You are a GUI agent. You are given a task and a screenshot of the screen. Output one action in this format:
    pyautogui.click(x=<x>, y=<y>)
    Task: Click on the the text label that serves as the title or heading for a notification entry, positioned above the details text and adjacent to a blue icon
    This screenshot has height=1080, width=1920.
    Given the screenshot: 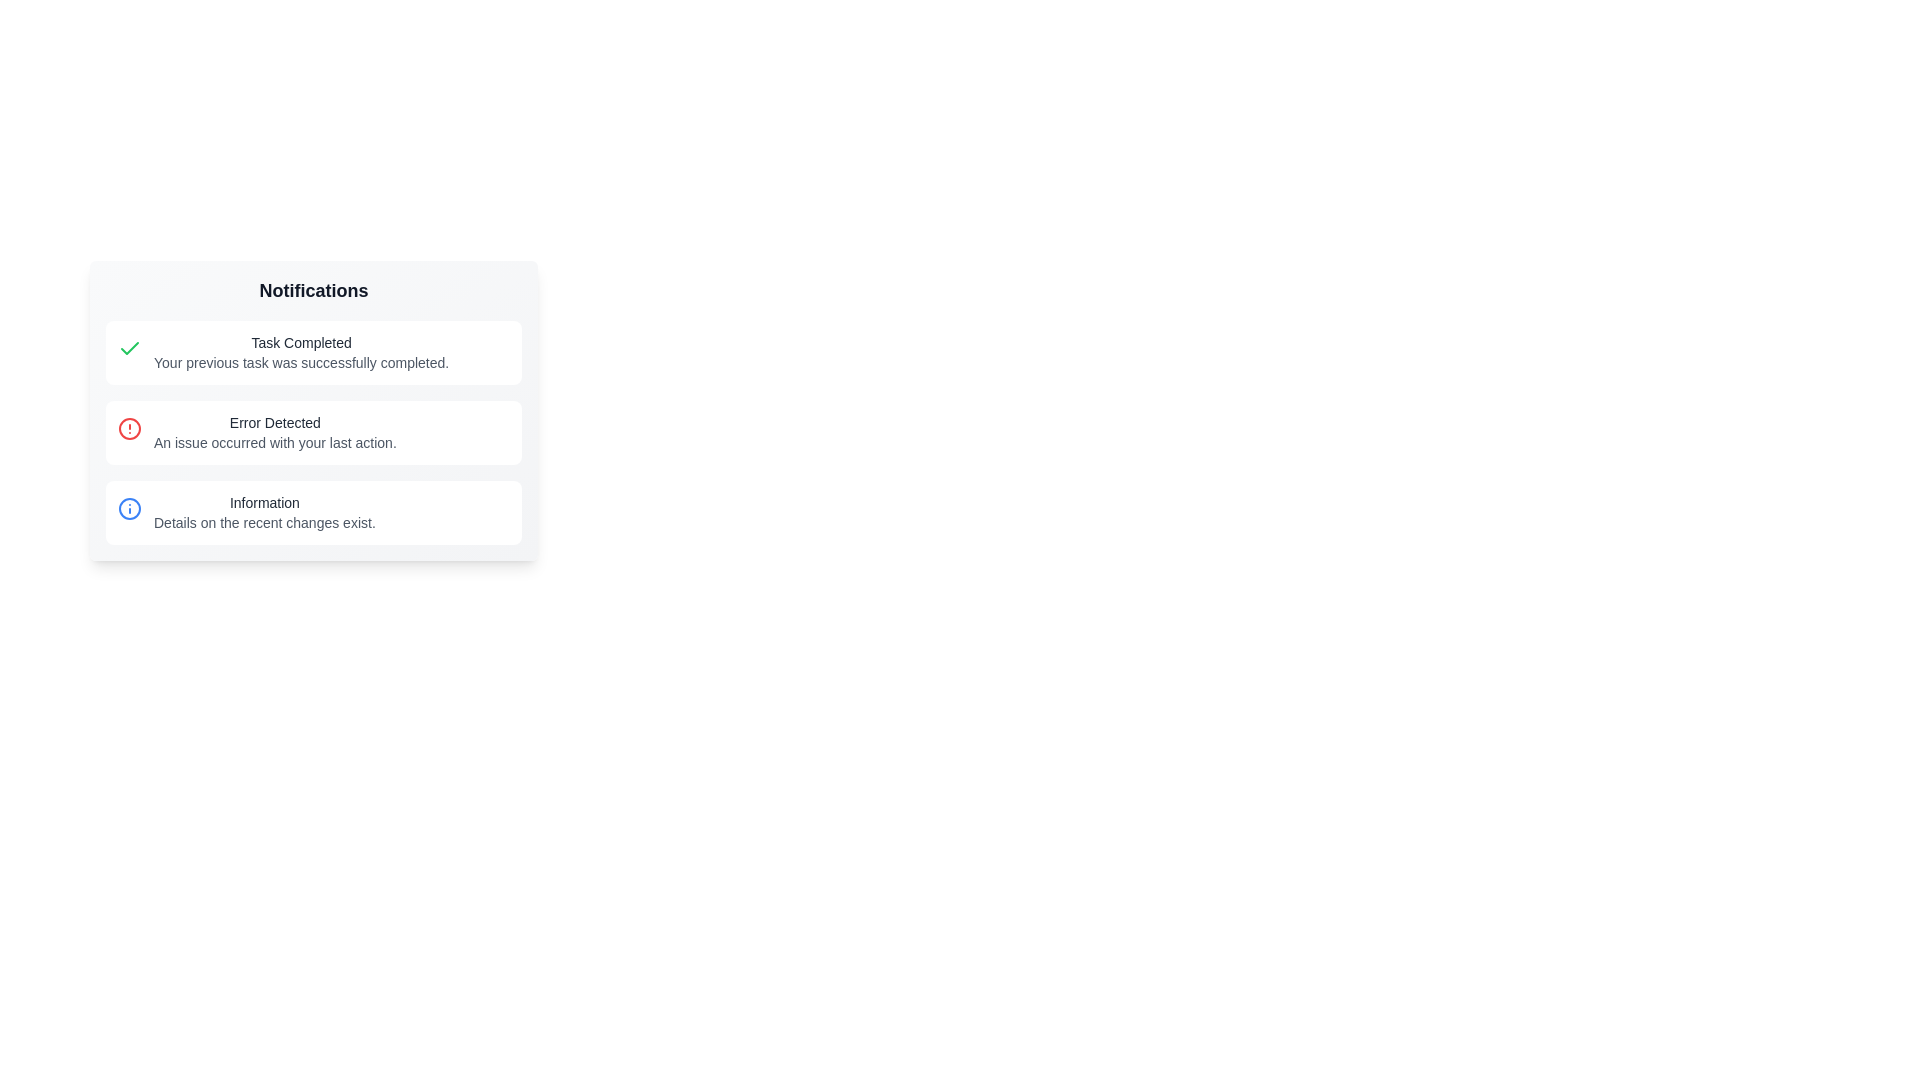 What is the action you would take?
    pyautogui.click(x=263, y=501)
    